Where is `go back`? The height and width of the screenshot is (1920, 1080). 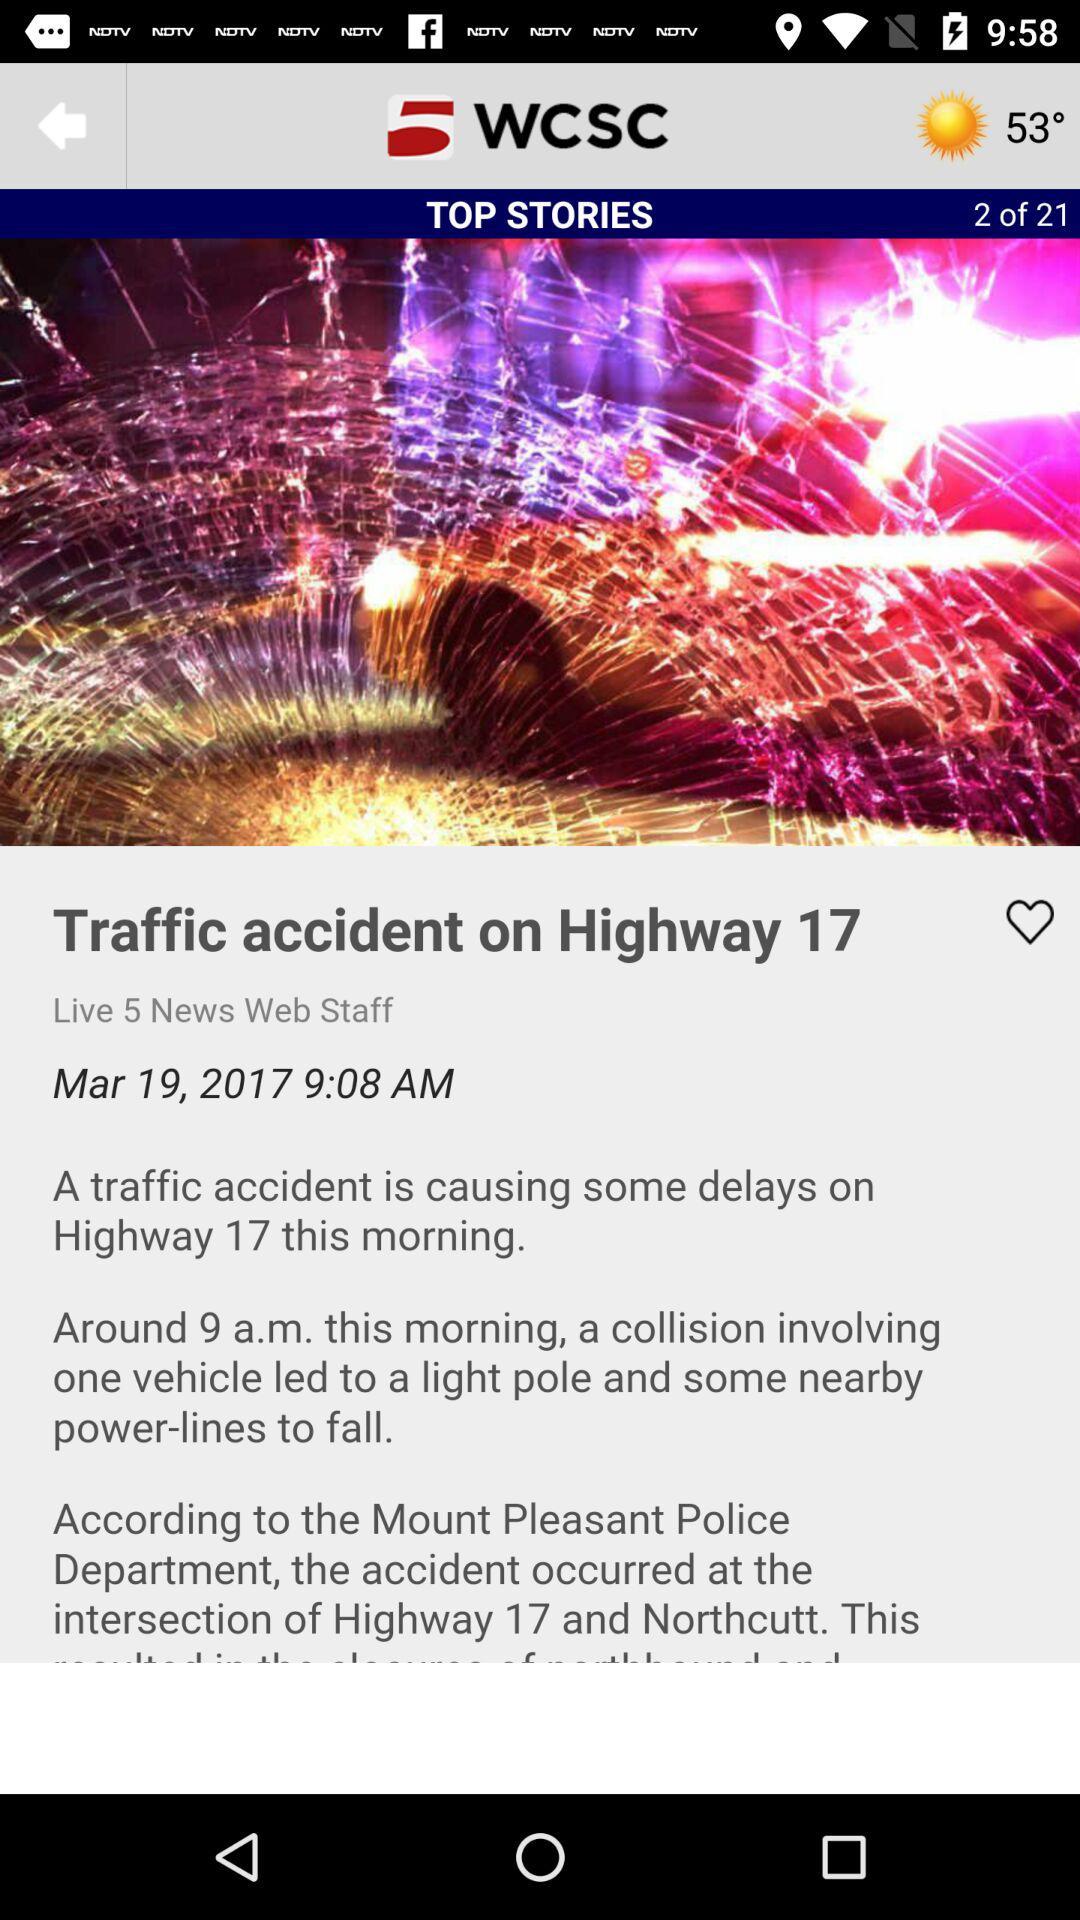 go back is located at coordinates (61, 124).